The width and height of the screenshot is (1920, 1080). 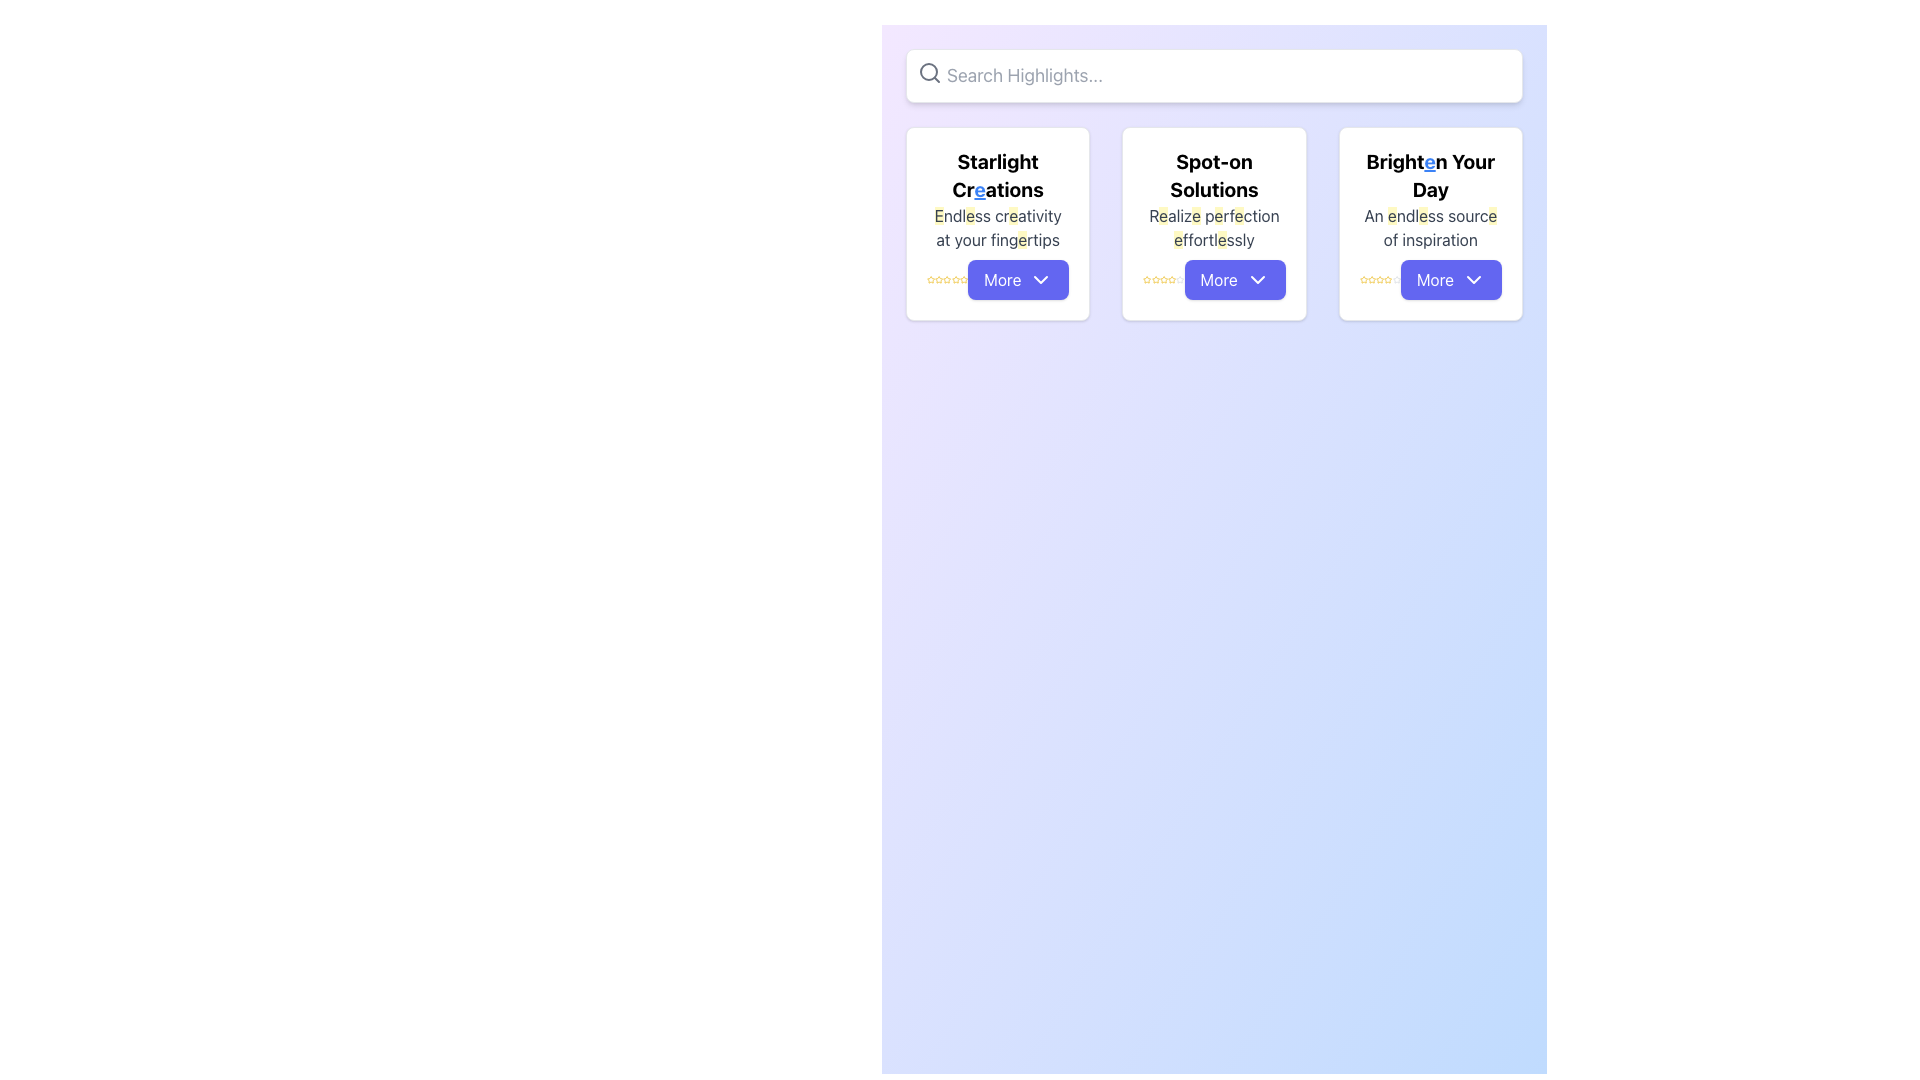 What do you see at coordinates (1040, 280) in the screenshot?
I see `the downward-pointing chevron icon within the 'More' button of the 'Starlight Creations' card` at bounding box center [1040, 280].